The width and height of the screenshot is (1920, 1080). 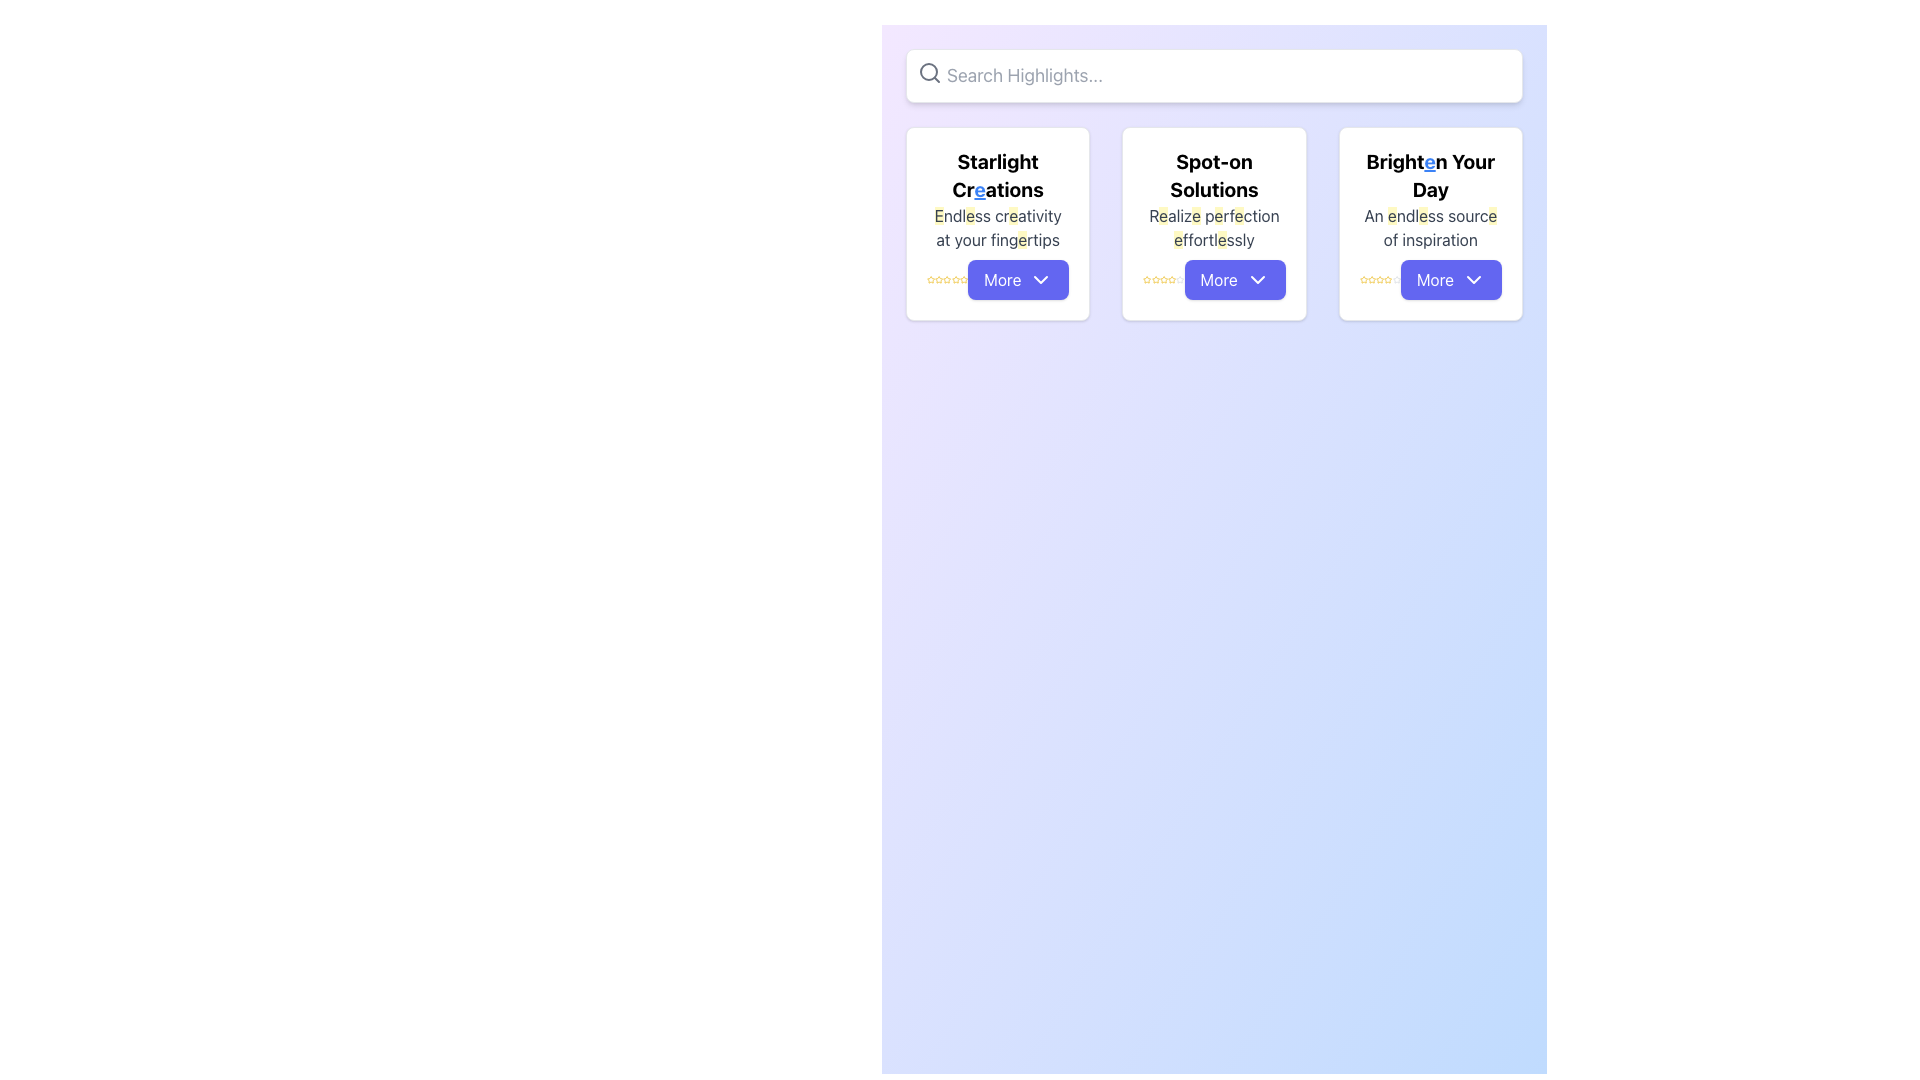 What do you see at coordinates (1040, 280) in the screenshot?
I see `the downward-pointing chevron icon within the 'More' button of the 'Starlight Creations' card` at bounding box center [1040, 280].